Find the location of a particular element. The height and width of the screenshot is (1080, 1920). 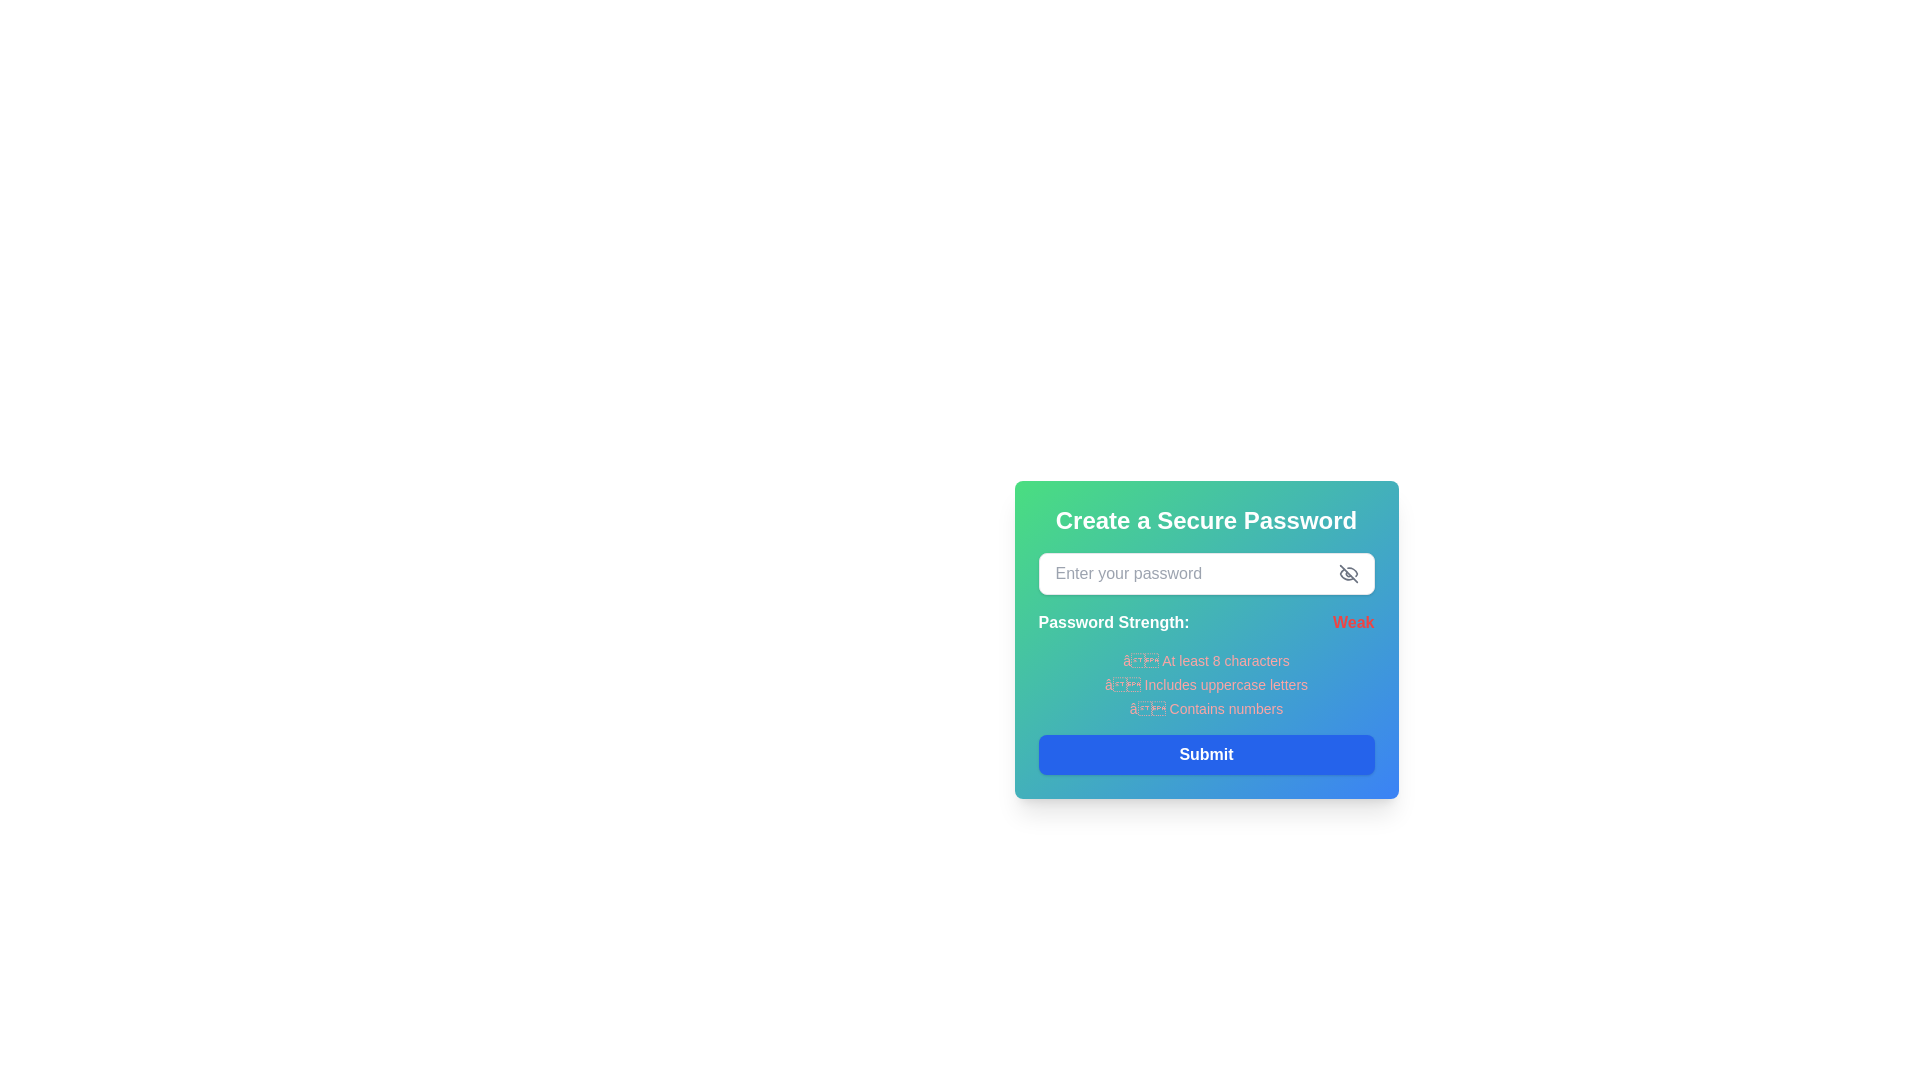

the eye icon button that indicates a hidden or obscured state is located at coordinates (1348, 574).